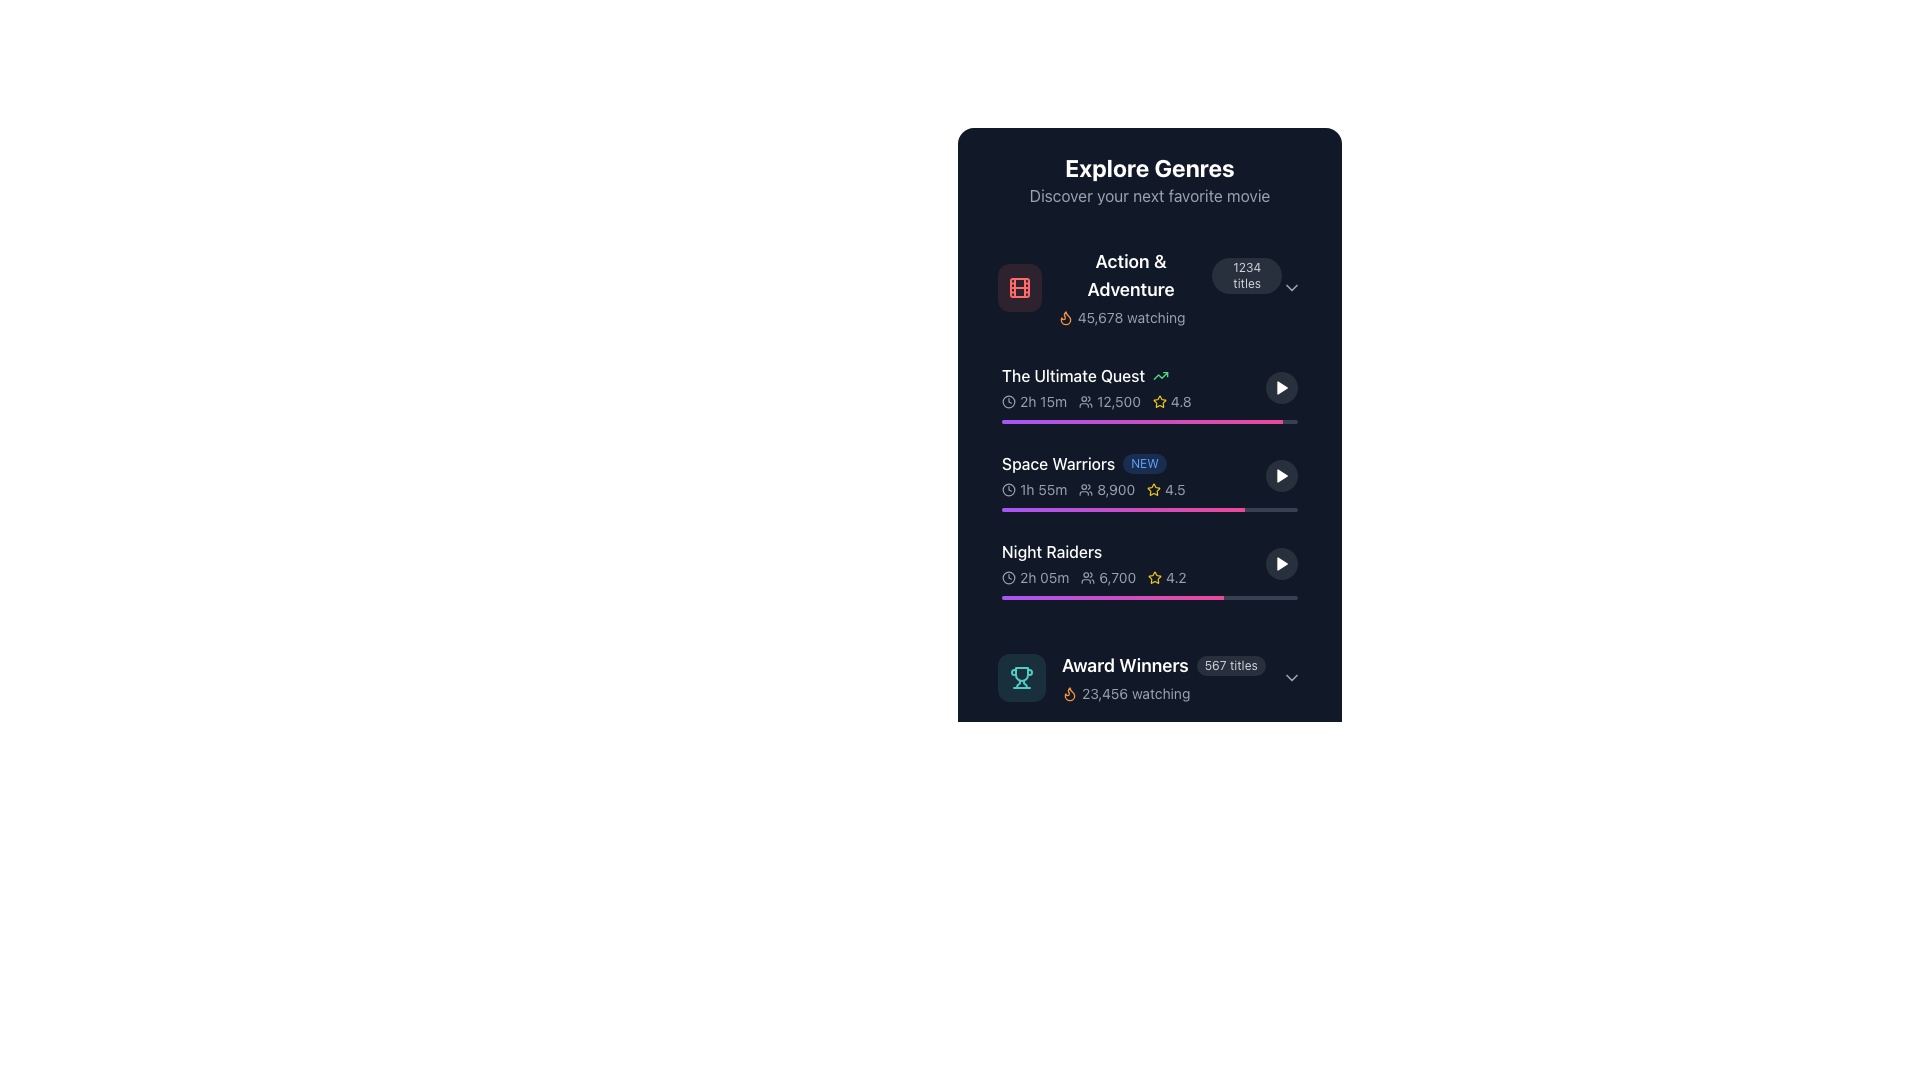 The height and width of the screenshot is (1080, 1920). What do you see at coordinates (1106, 489) in the screenshot?
I see `the text label displaying the number of viewers or participants for the 'Space Warriors' content, located in the second row under 'Explore Genres', between a clock icon and a rating score indicator` at bounding box center [1106, 489].